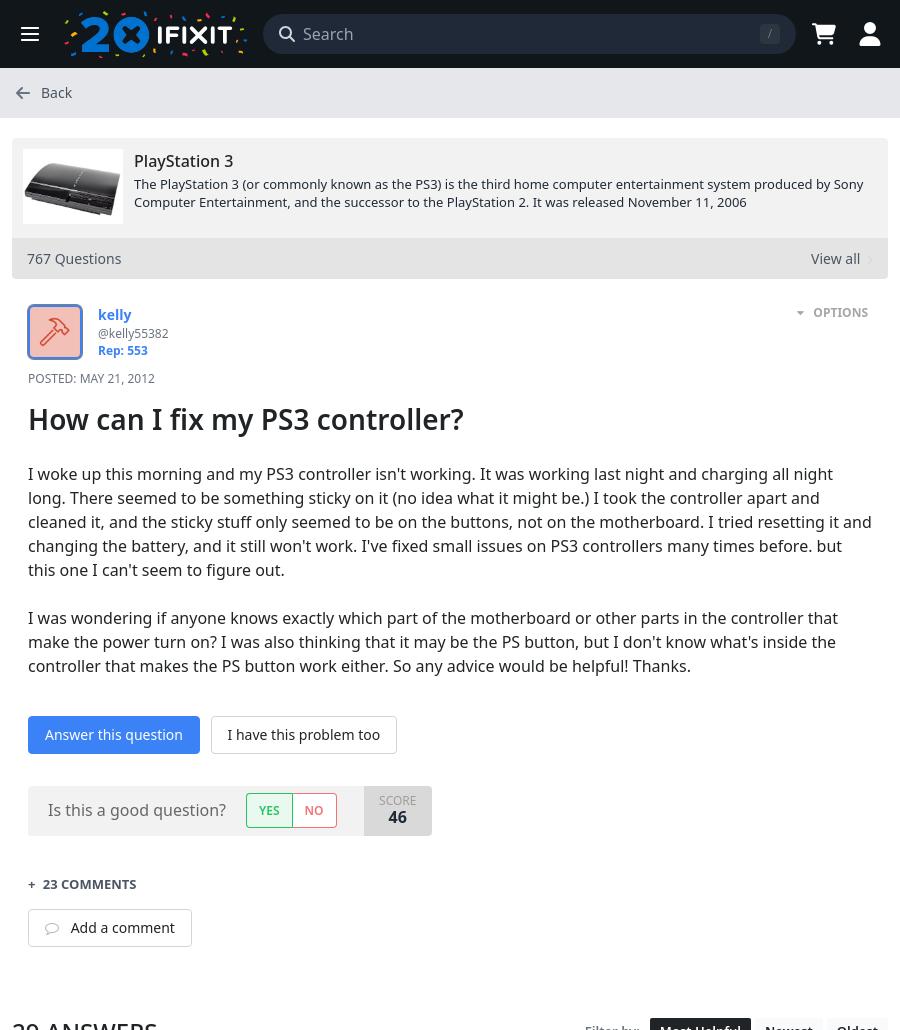 The height and width of the screenshot is (1030, 900). Describe the element at coordinates (52, 377) in the screenshot. I see `'Posted:'` at that location.